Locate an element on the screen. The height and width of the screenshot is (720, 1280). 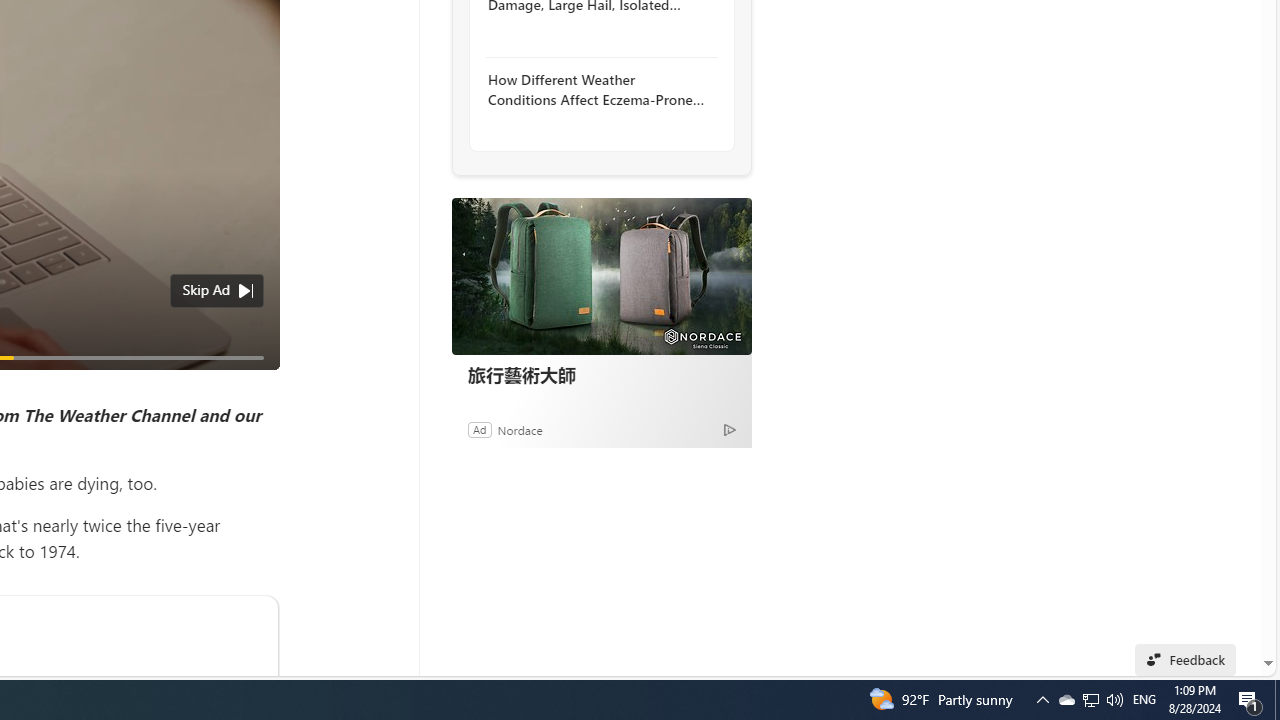
'Ad' is located at coordinates (478, 428).